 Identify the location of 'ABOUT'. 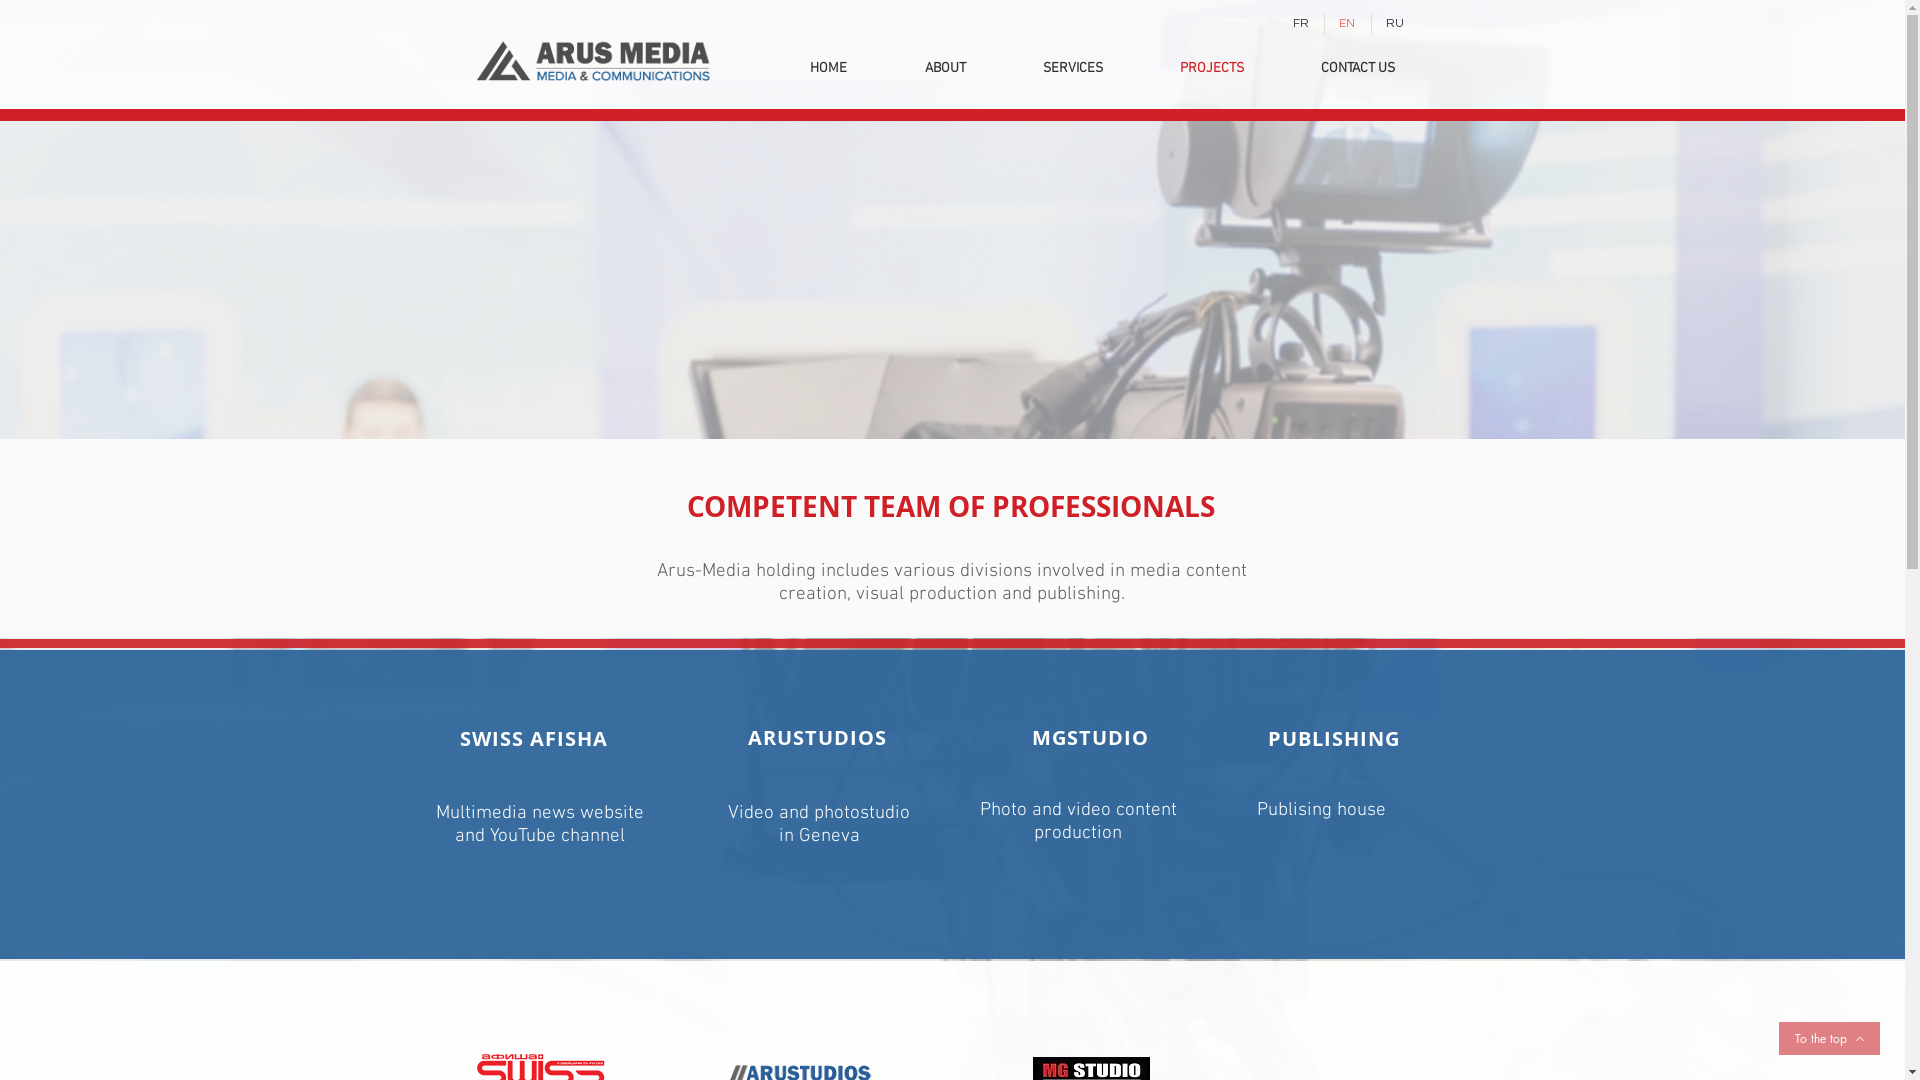
(944, 67).